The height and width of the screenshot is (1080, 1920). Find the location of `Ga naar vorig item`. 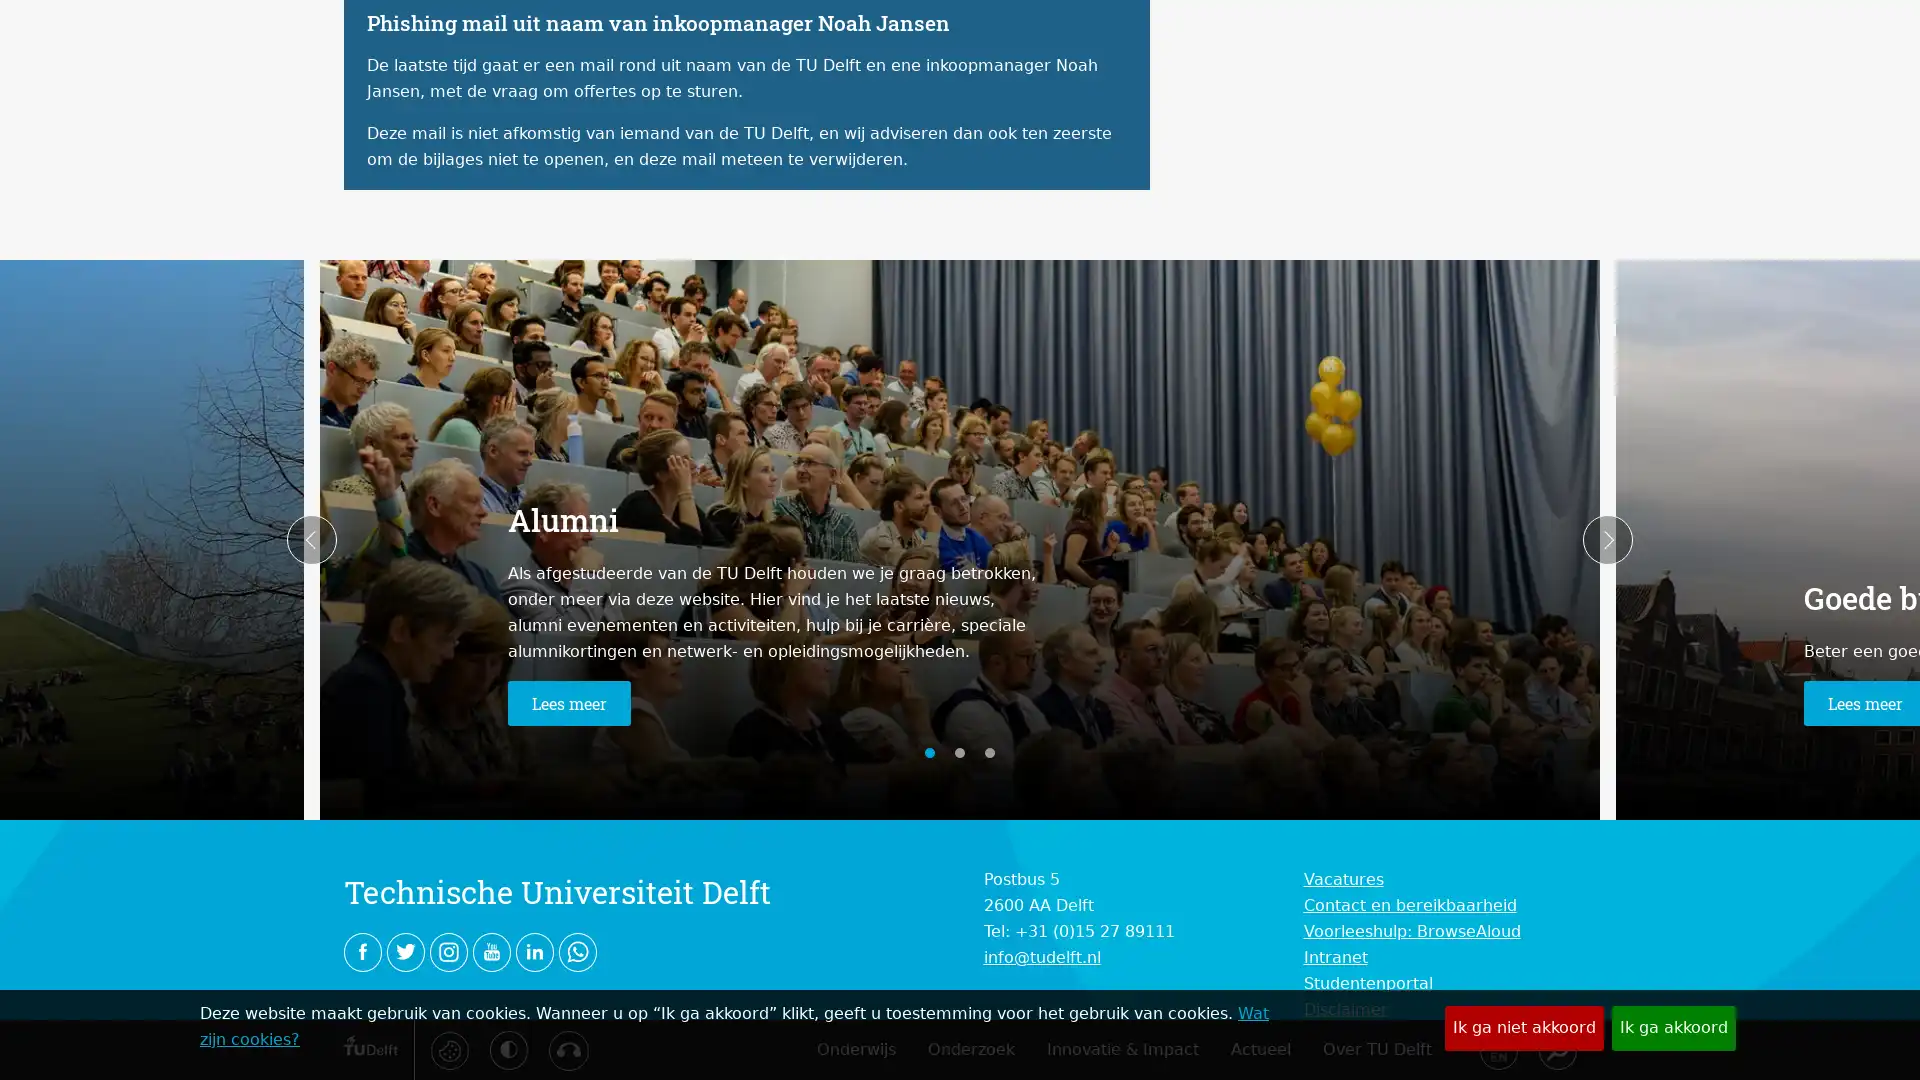

Ga naar vorig item is located at coordinates (311, 540).